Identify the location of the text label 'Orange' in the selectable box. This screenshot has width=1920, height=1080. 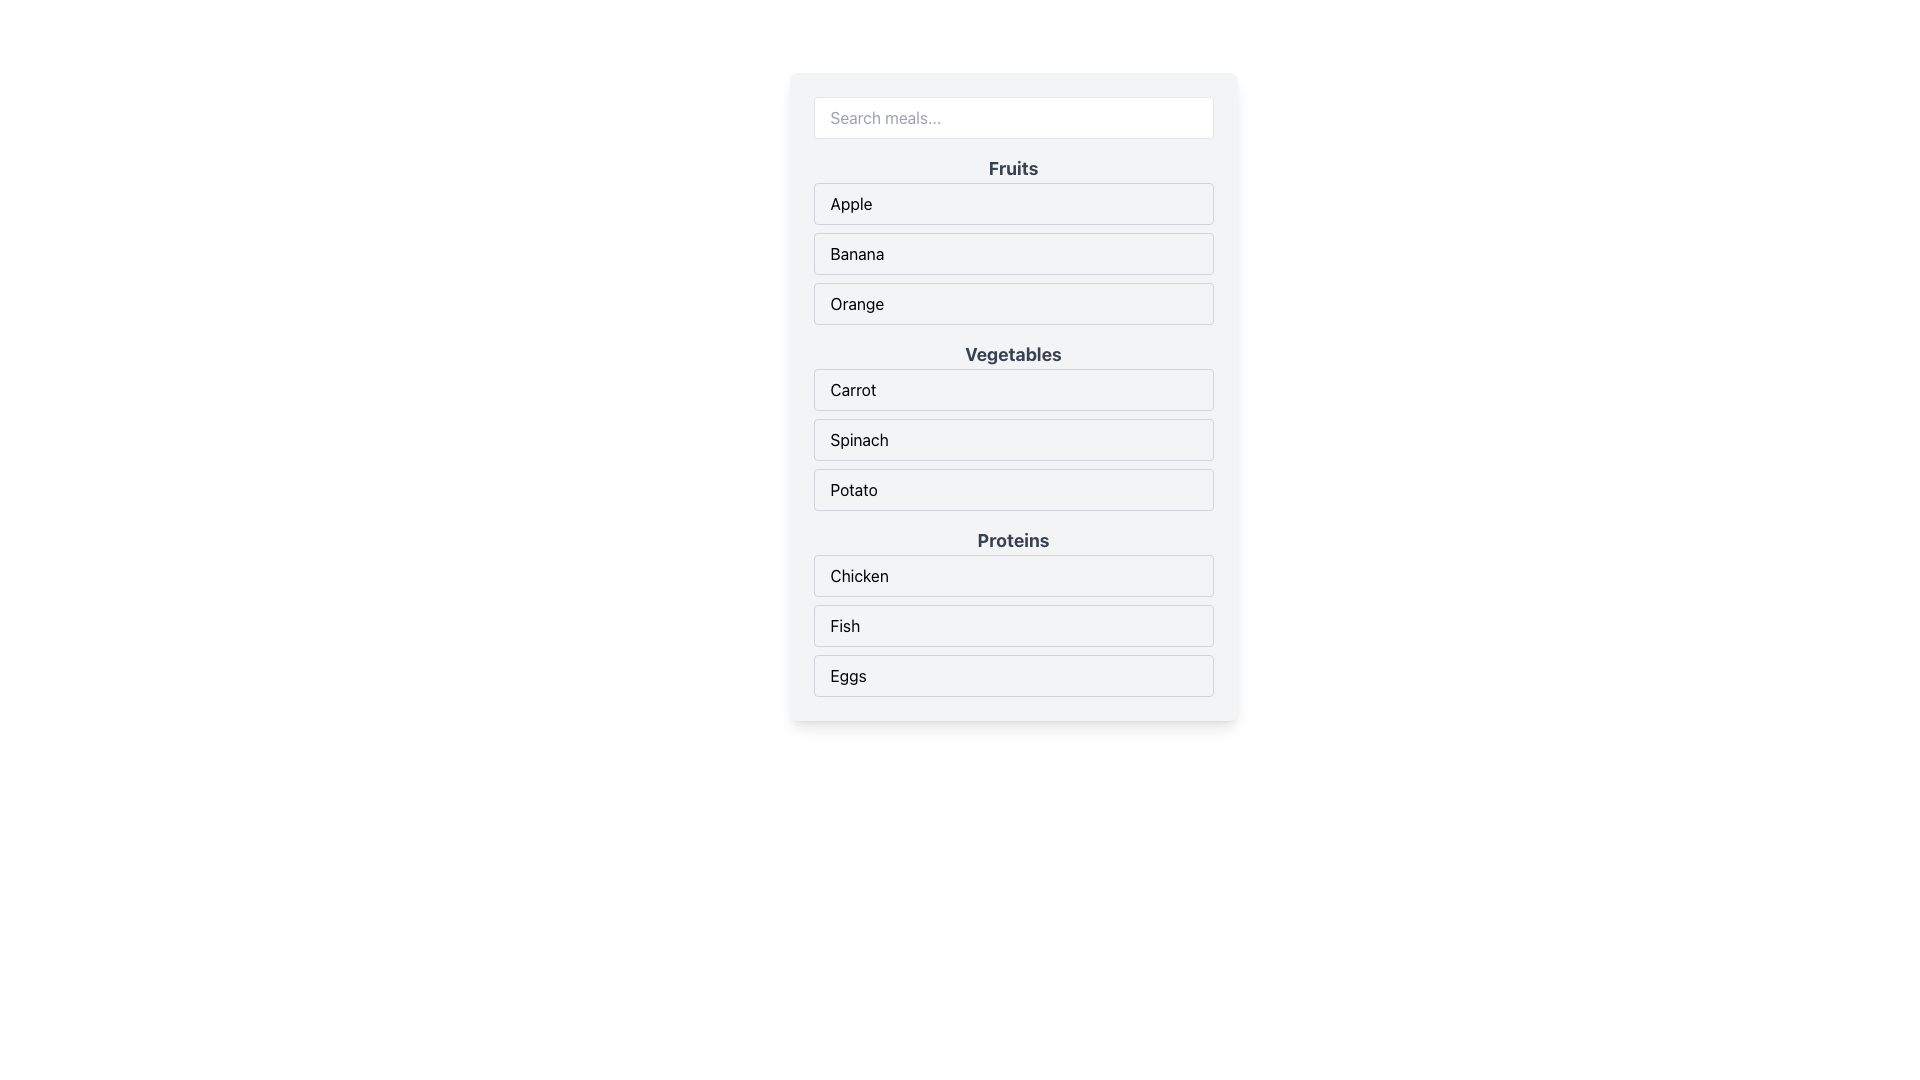
(857, 304).